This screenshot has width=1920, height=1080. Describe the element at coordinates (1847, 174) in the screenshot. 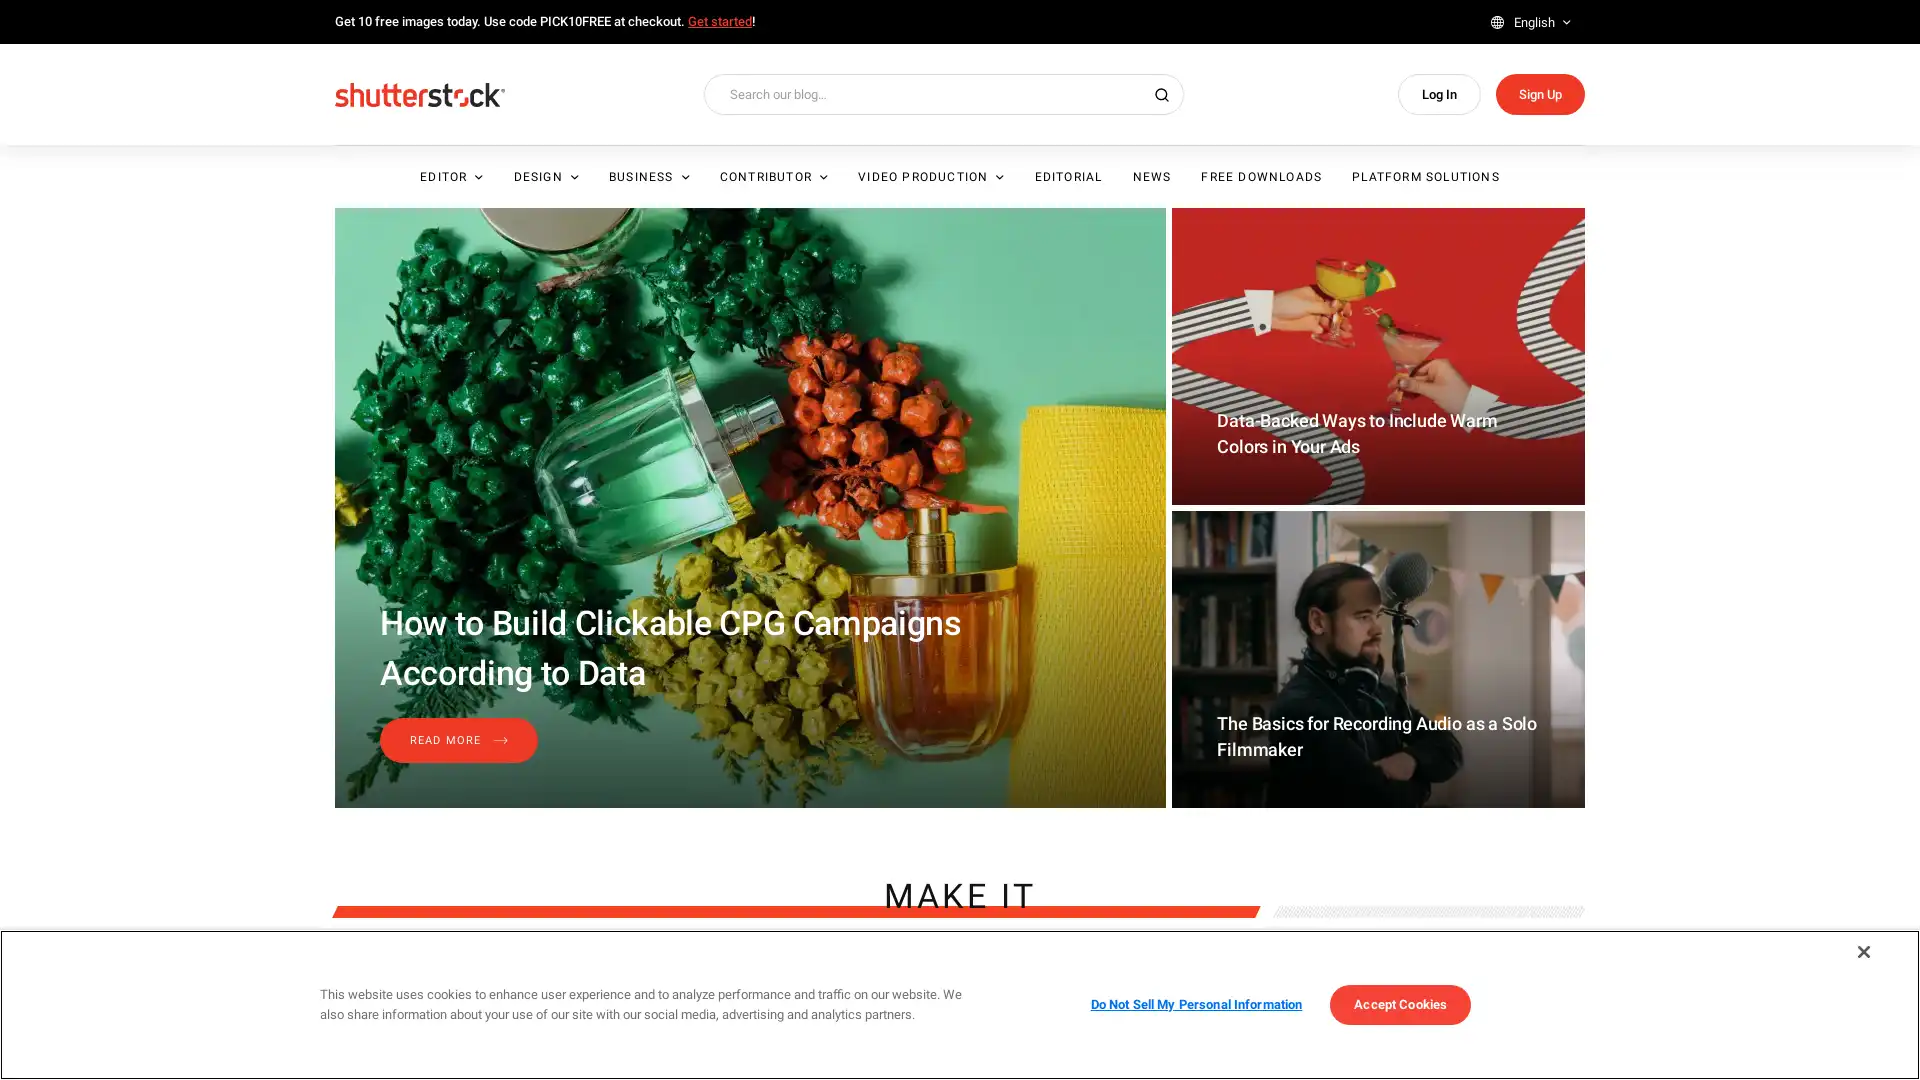

I see `Search` at that location.